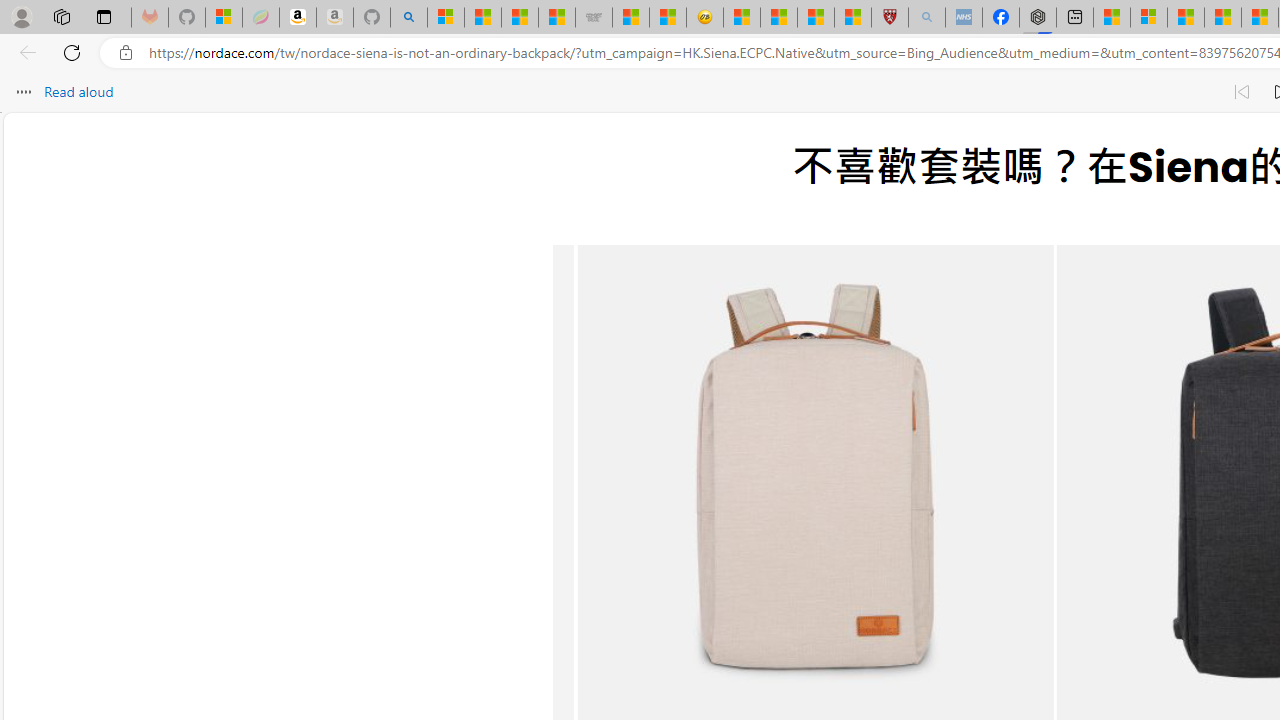 The width and height of the screenshot is (1280, 720). Describe the element at coordinates (888, 17) in the screenshot. I see `'Robert H. Shmerling, MD - Harvard Health'` at that location.